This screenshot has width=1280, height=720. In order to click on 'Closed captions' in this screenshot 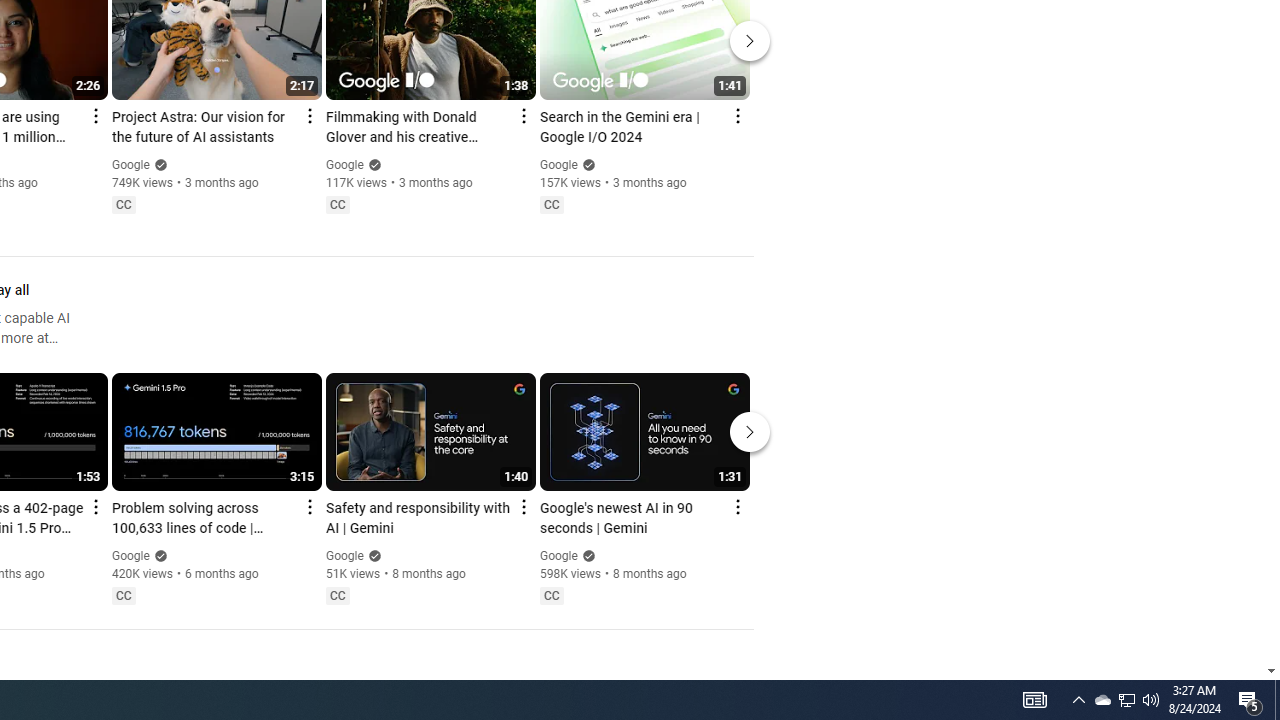, I will do `click(551, 594)`.